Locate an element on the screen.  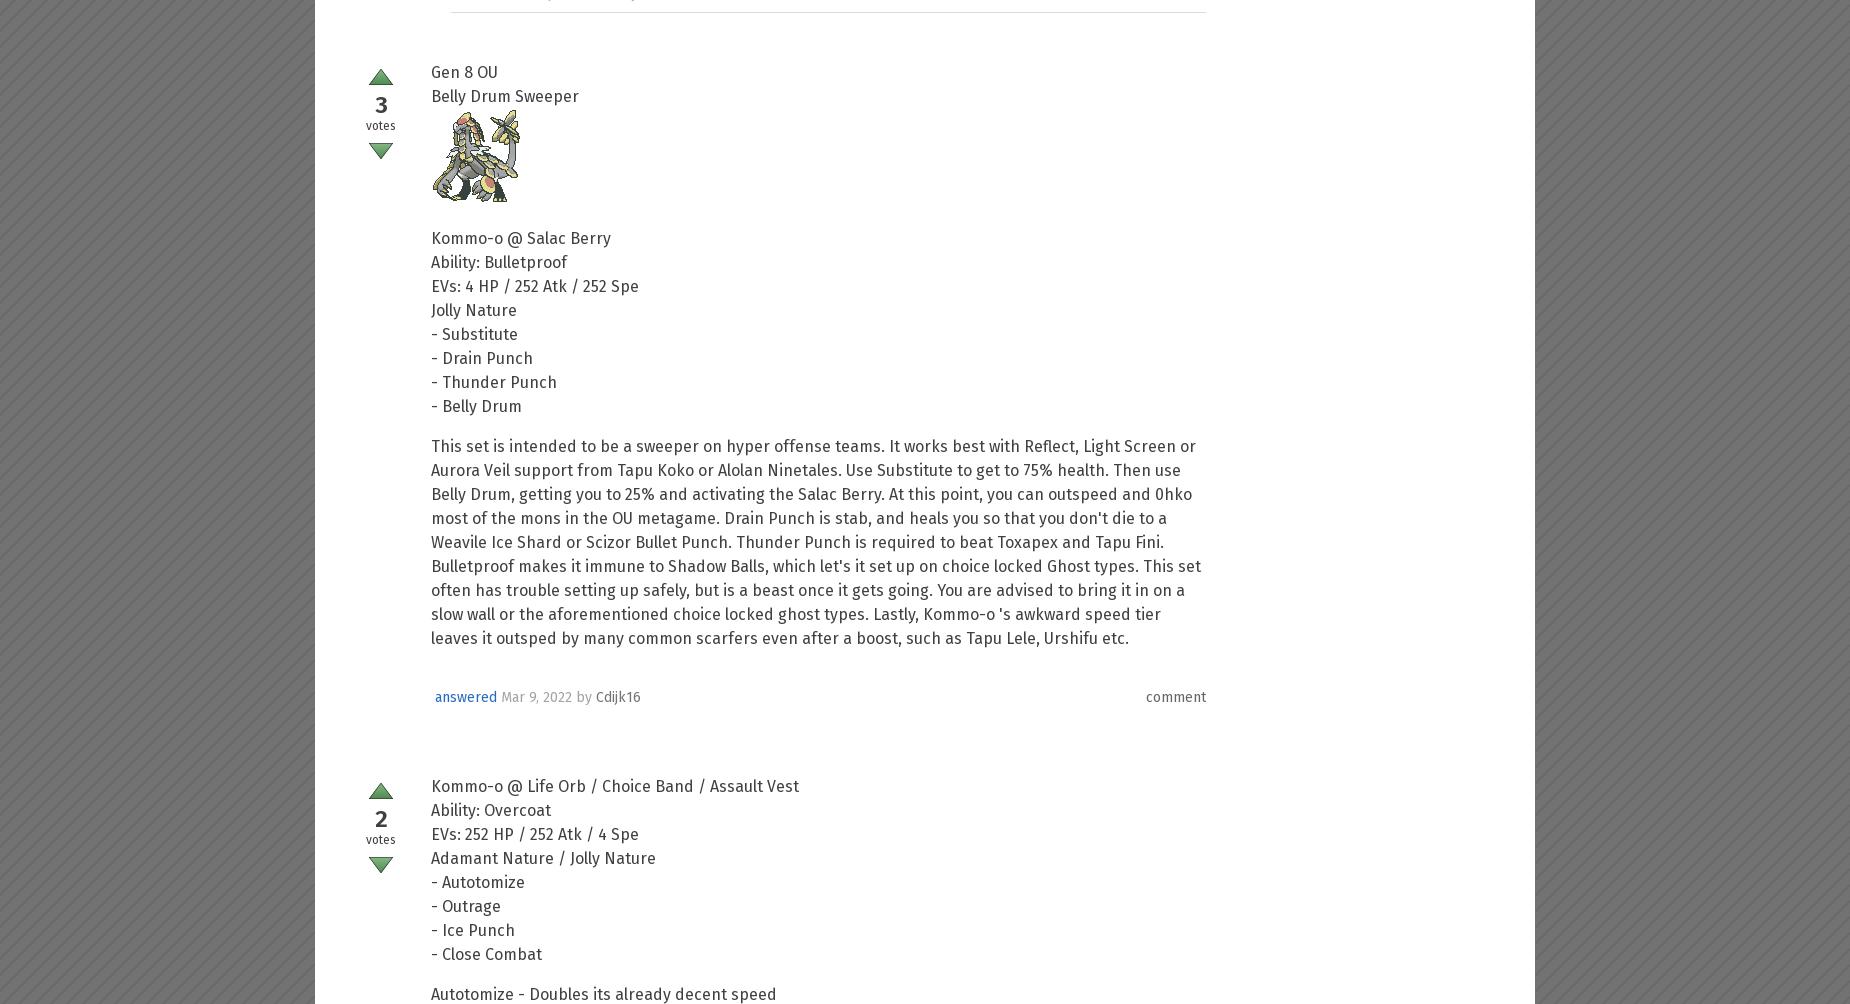
'EVs: 252 HP / 252 Atk / 4 Spe' is located at coordinates (535, 834).